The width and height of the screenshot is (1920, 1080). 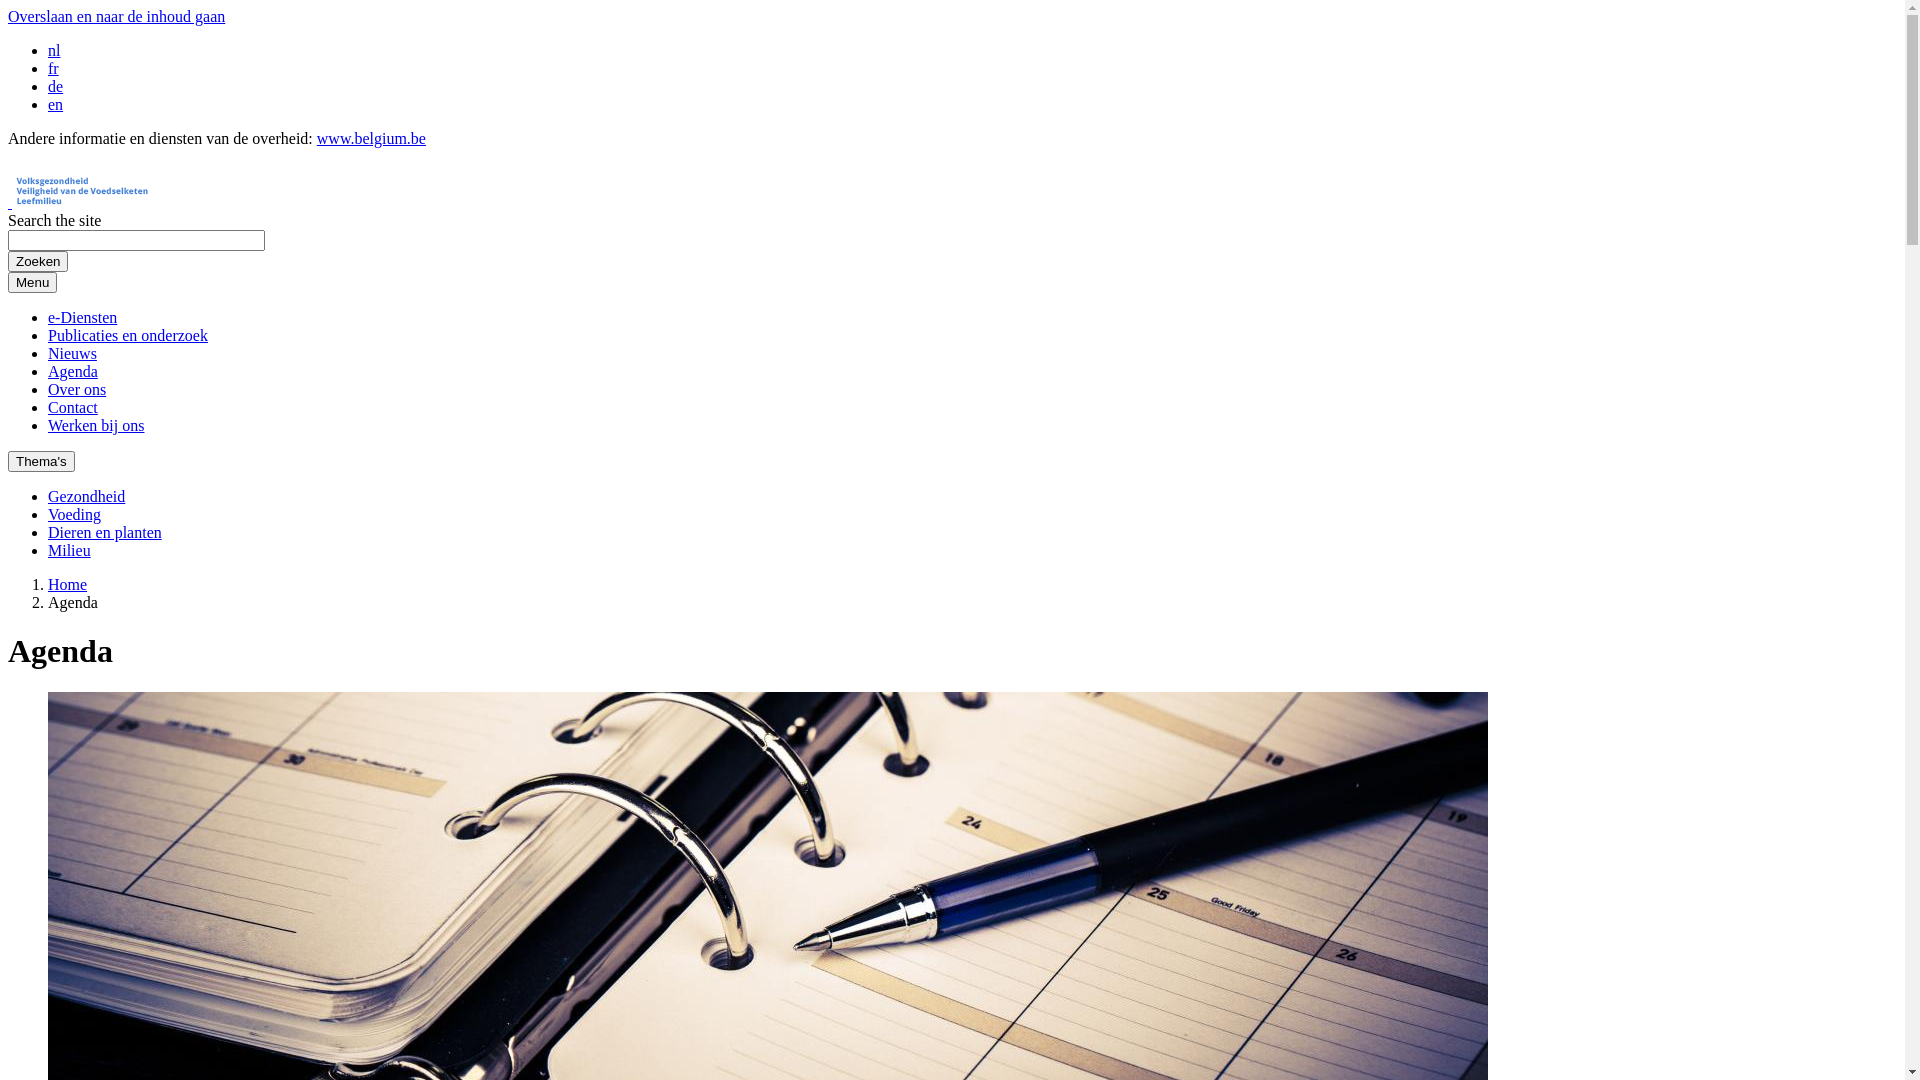 I want to click on 'Nieuws', so click(x=72, y=352).